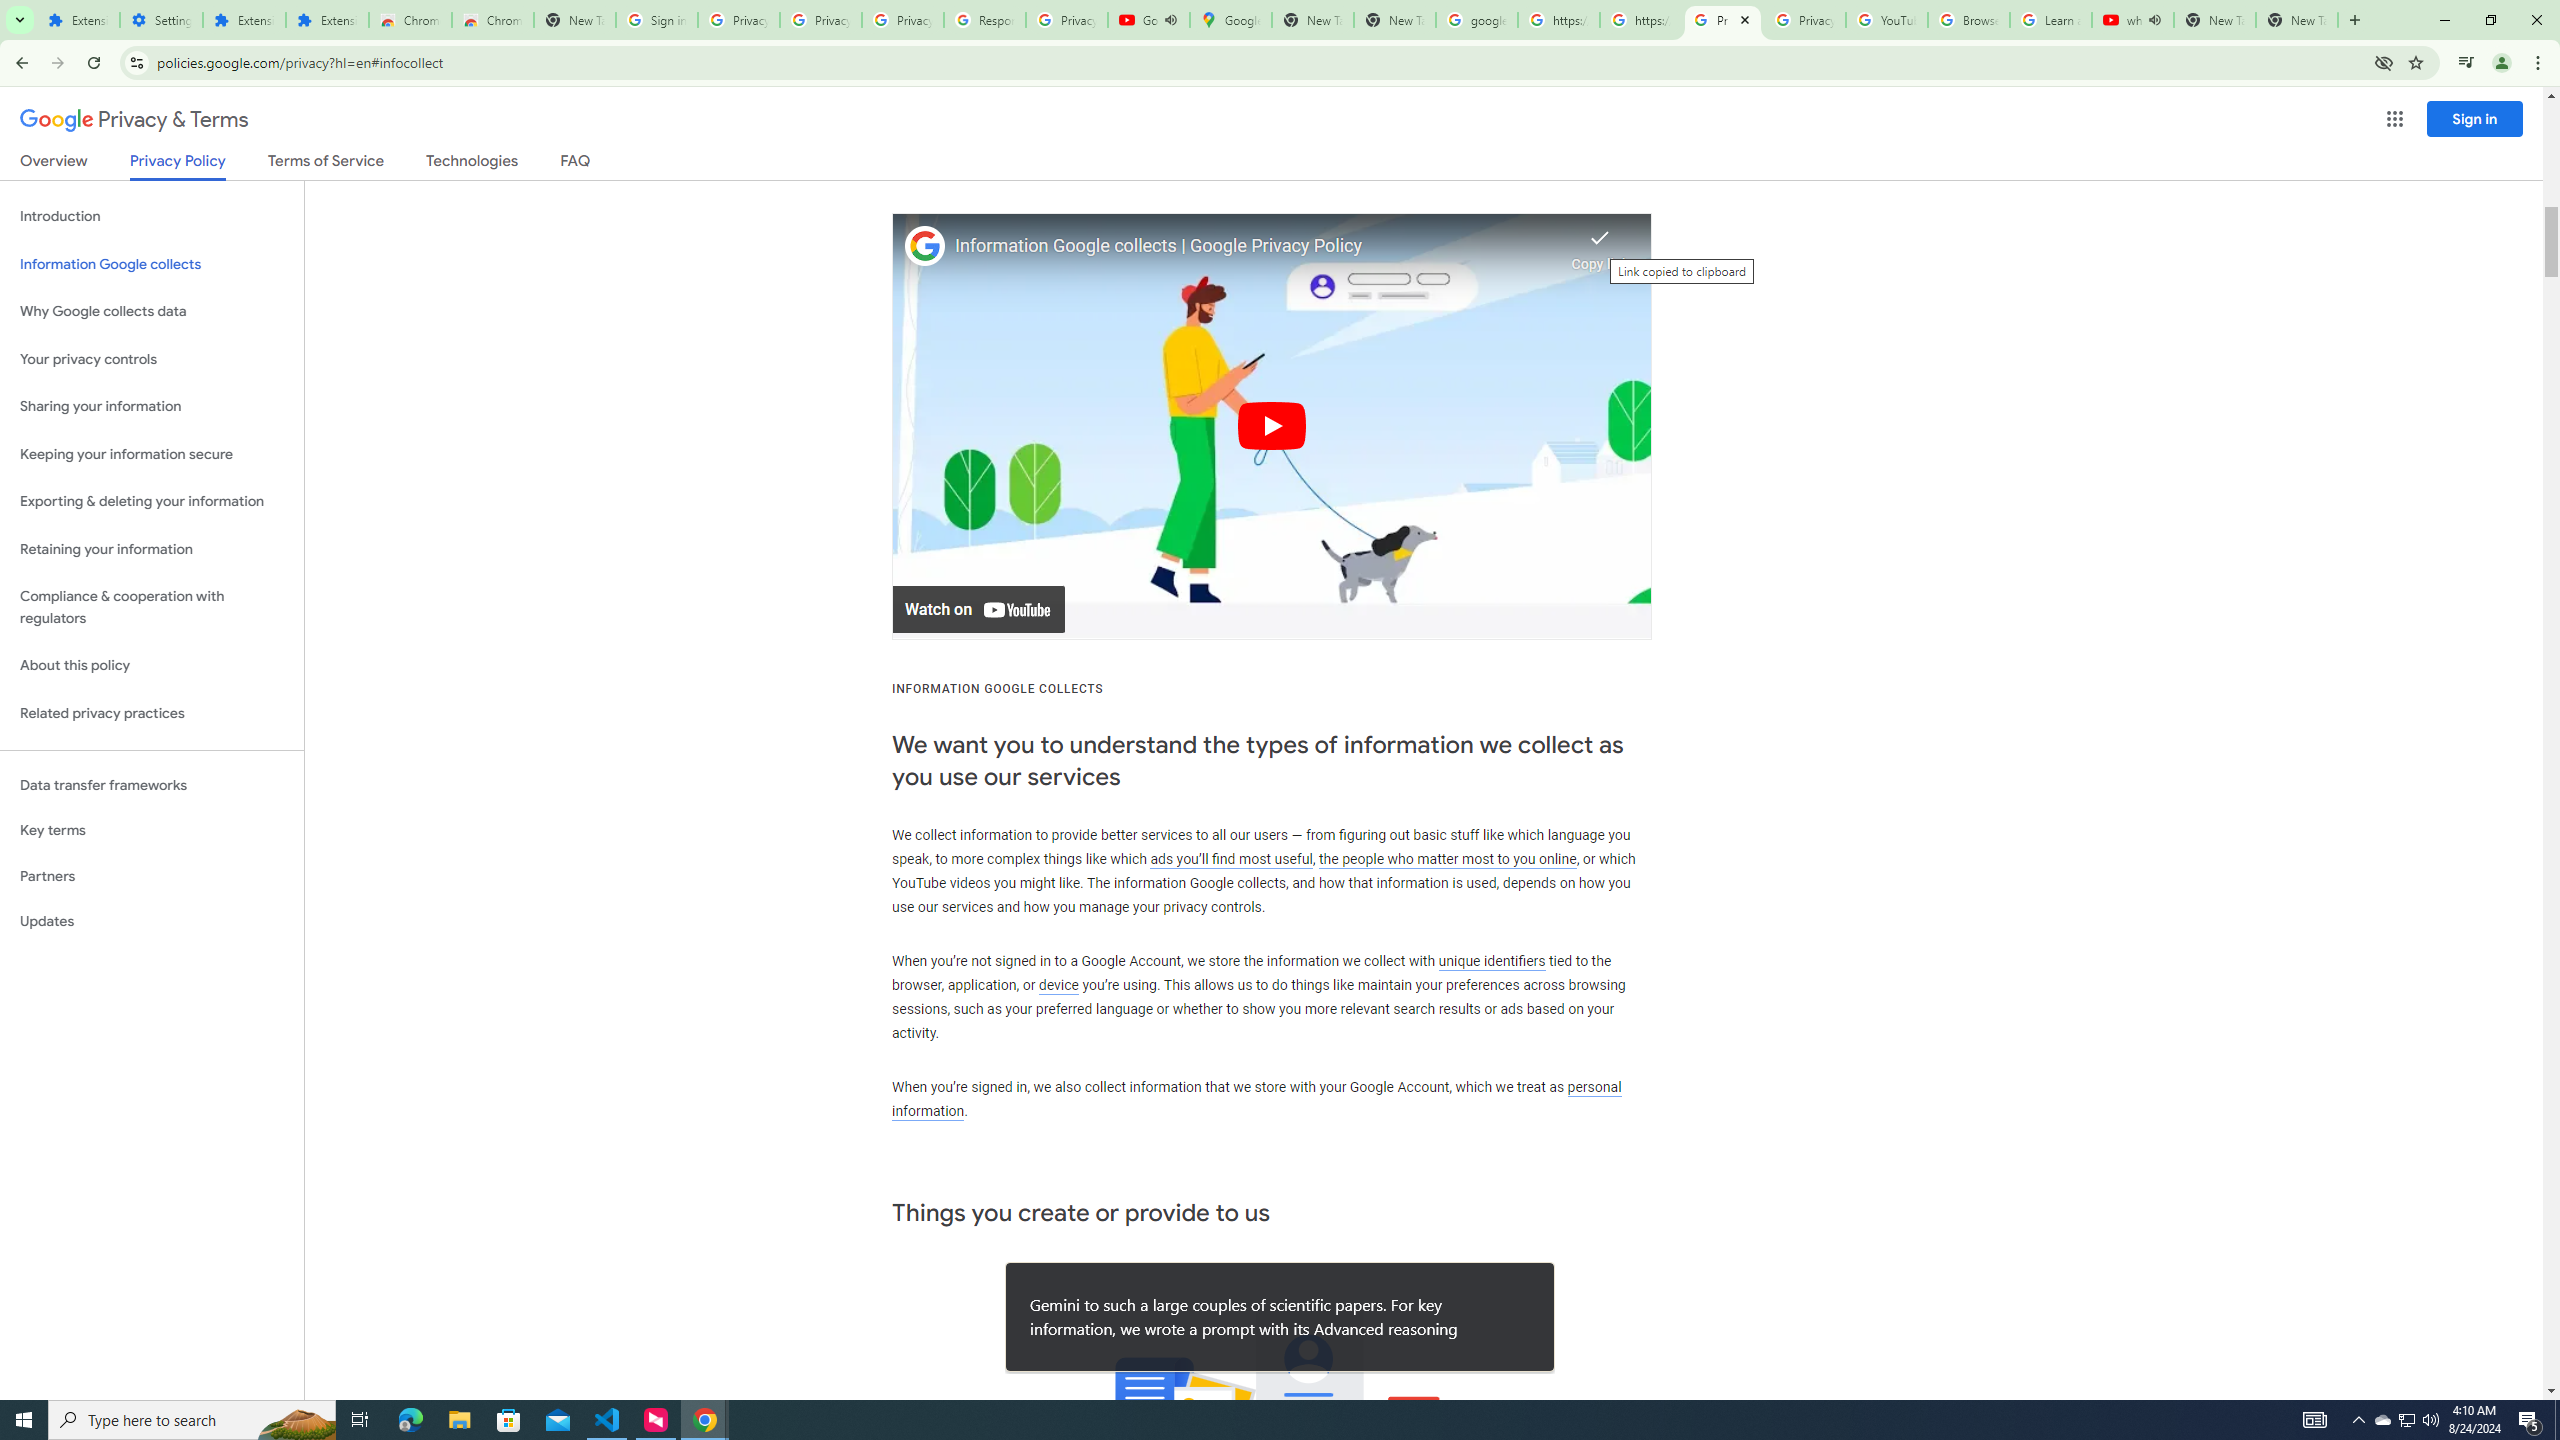 Image resolution: width=2560 pixels, height=1440 pixels. What do you see at coordinates (151, 876) in the screenshot?
I see `'Partners'` at bounding box center [151, 876].